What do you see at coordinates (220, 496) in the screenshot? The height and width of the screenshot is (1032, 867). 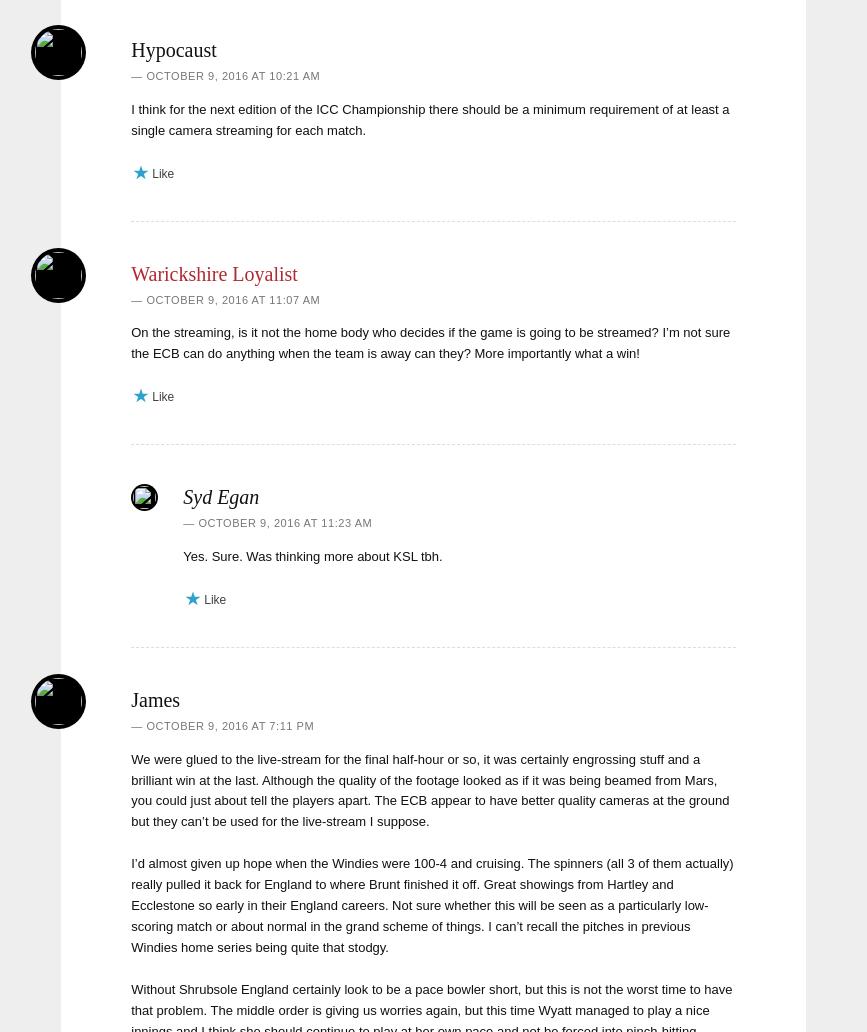 I see `'Syd Egan'` at bounding box center [220, 496].